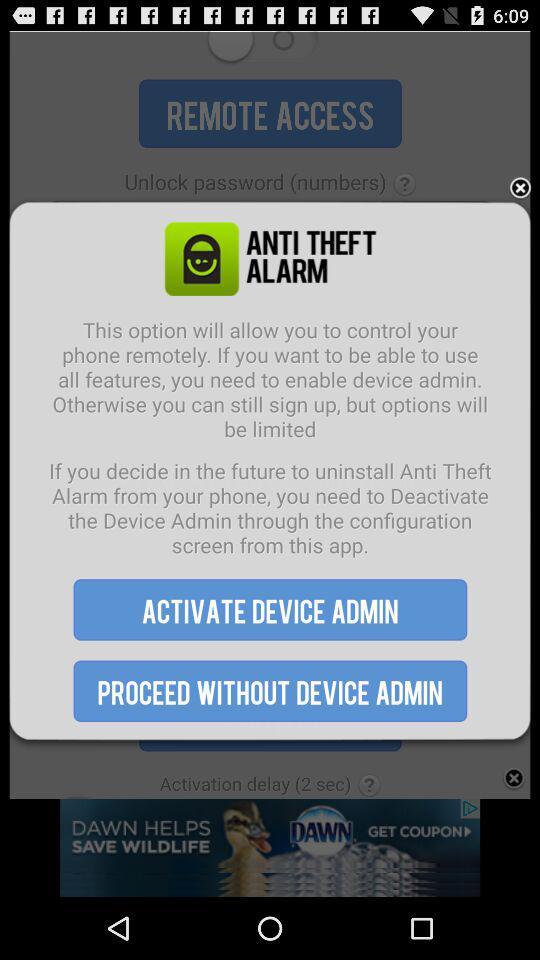  I want to click on advertisement, so click(520, 188).